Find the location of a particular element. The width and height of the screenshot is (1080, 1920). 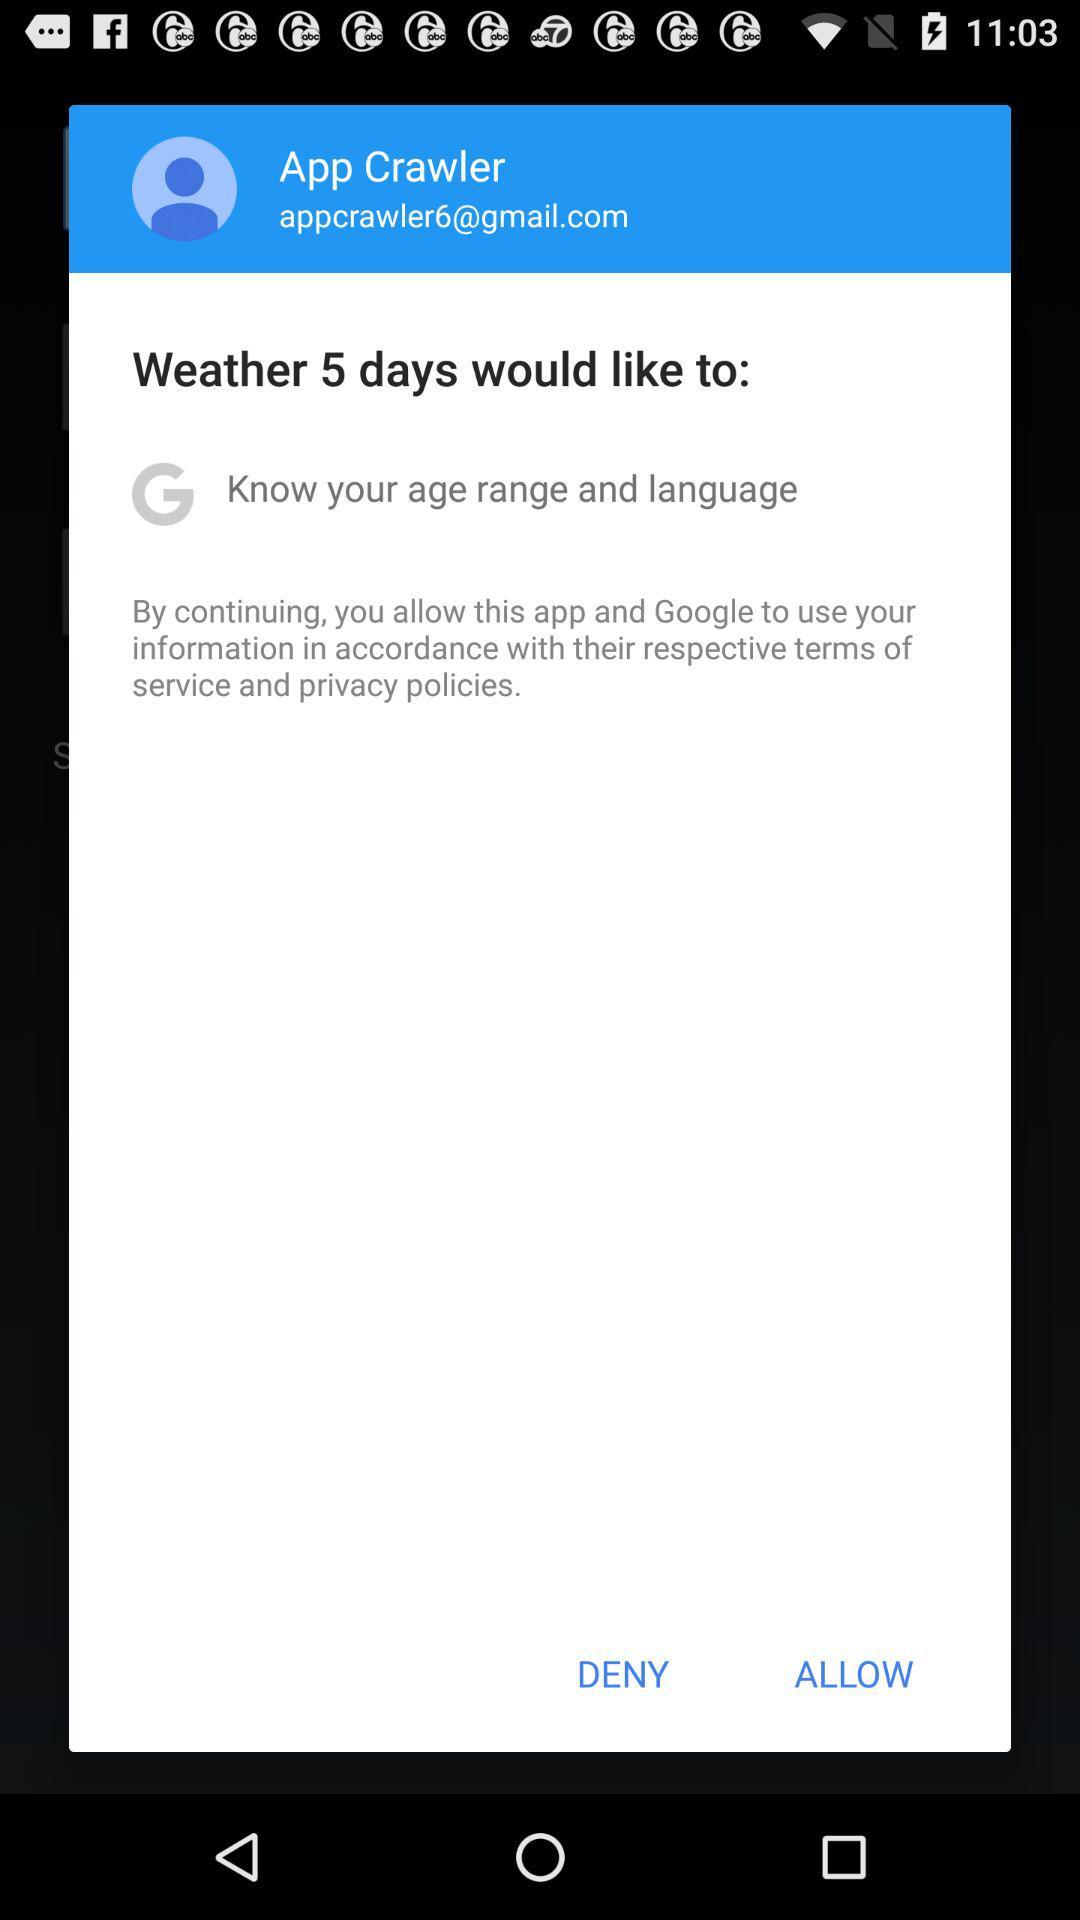

deny button is located at coordinates (621, 1673).